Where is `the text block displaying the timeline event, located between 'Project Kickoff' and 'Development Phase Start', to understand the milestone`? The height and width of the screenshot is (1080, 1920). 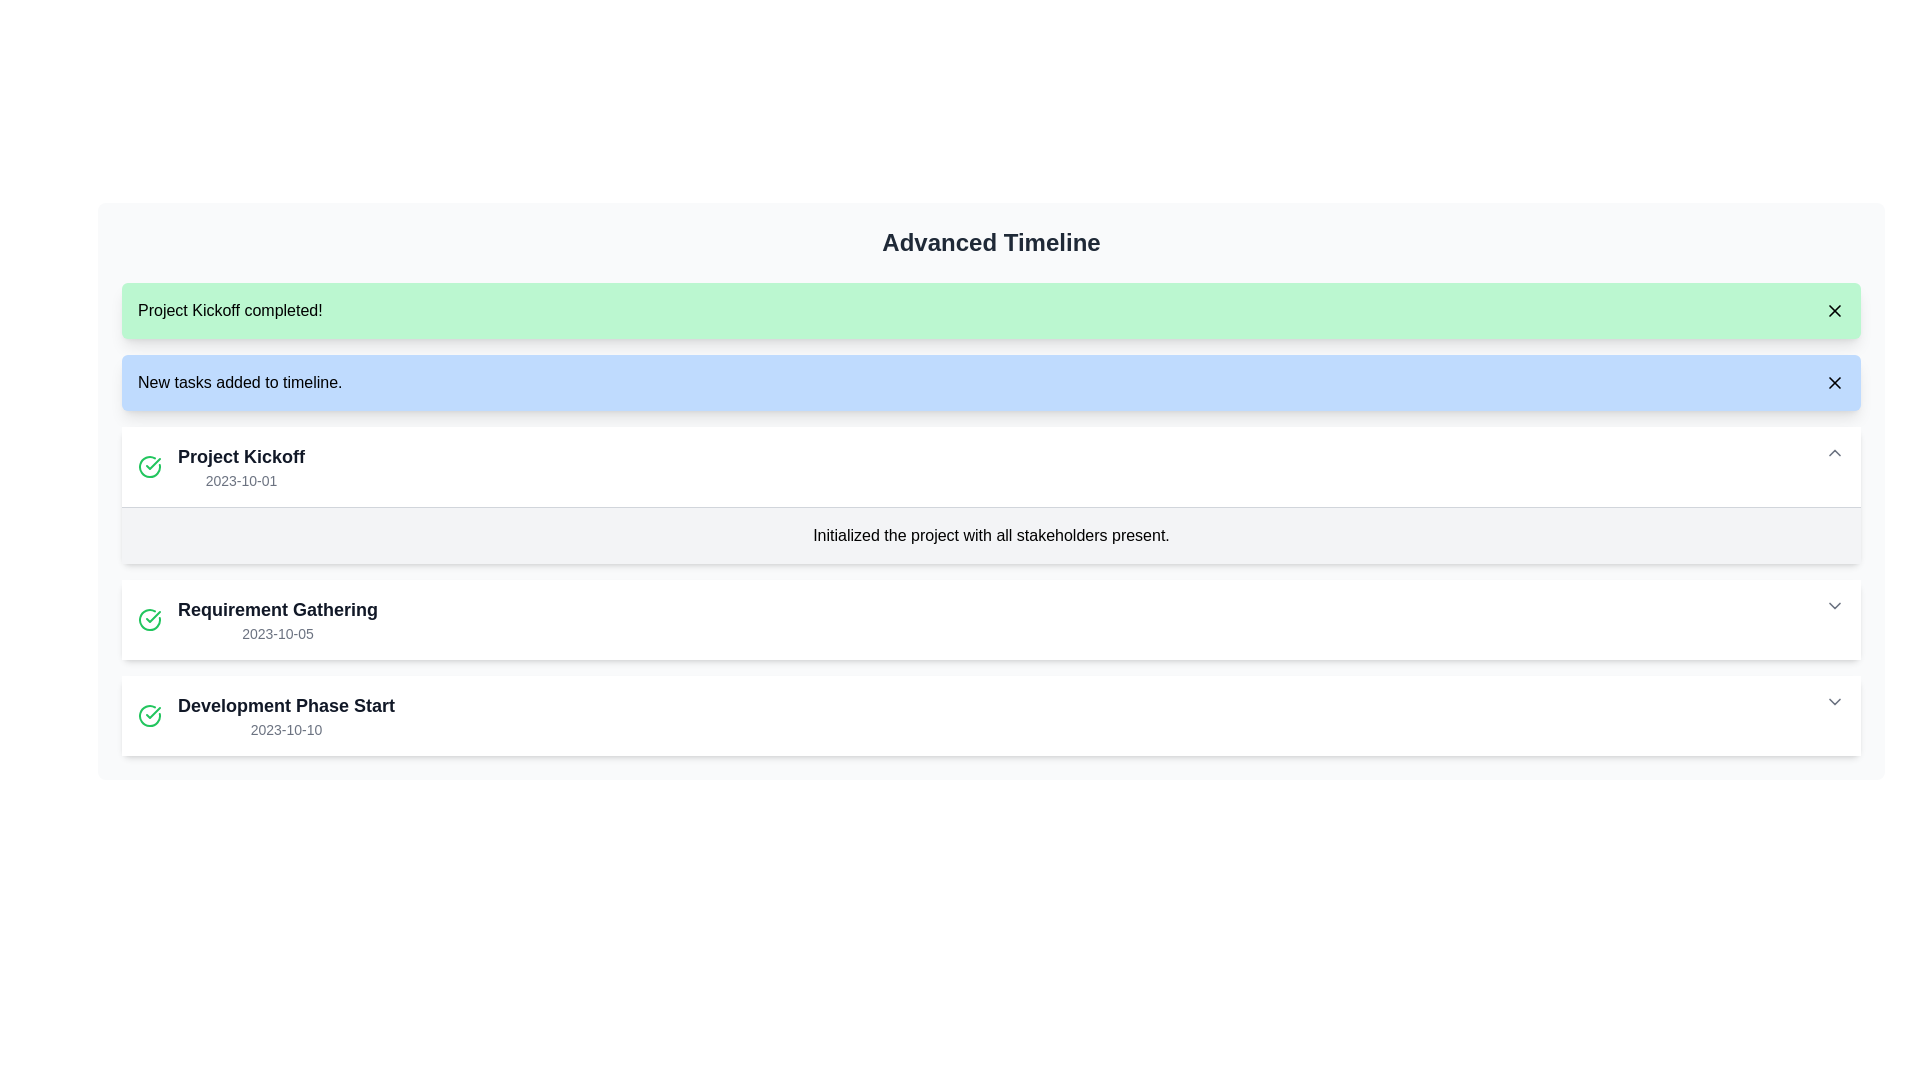 the text block displaying the timeline event, located between 'Project Kickoff' and 'Development Phase Start', to understand the milestone is located at coordinates (277, 619).